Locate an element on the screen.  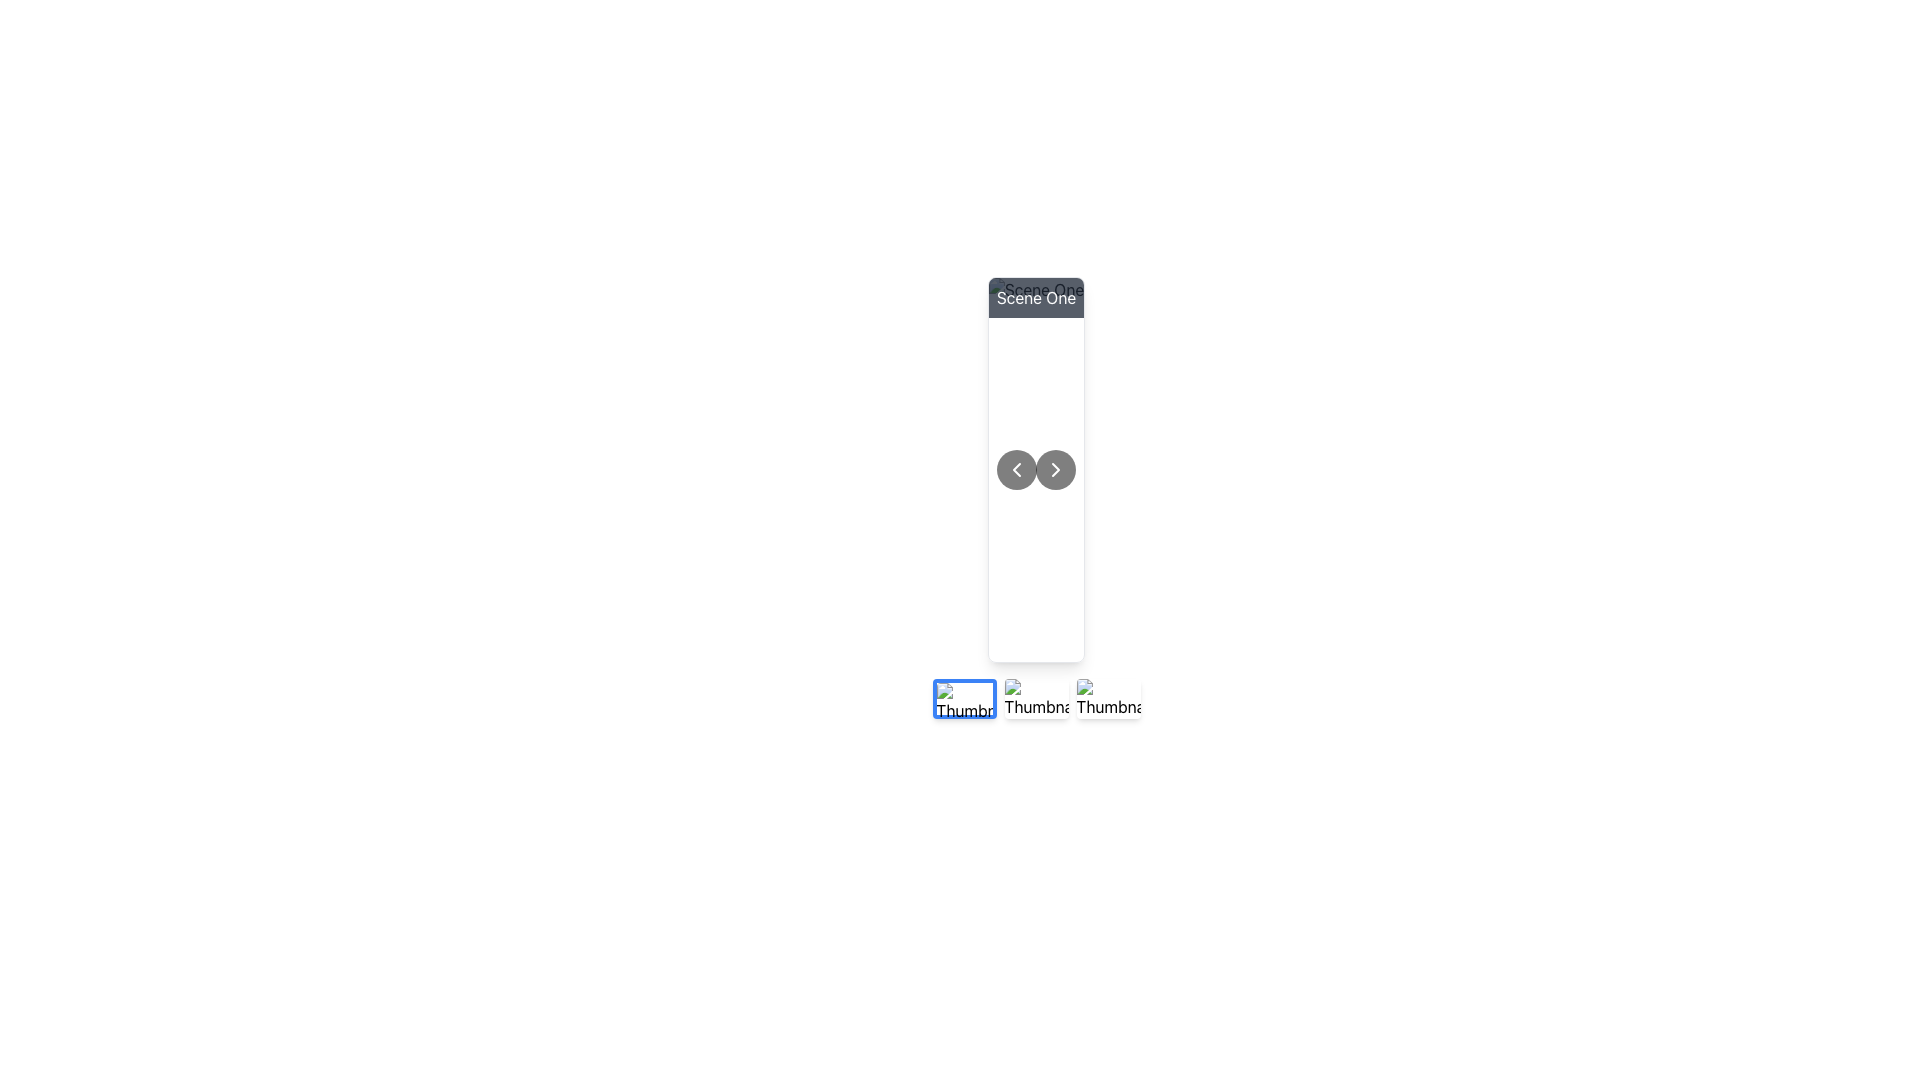
the left-facing chevron icon indicating navigation direction located in the vertically centered set of navigation controls on the left side of the visible area is located at coordinates (1016, 470).